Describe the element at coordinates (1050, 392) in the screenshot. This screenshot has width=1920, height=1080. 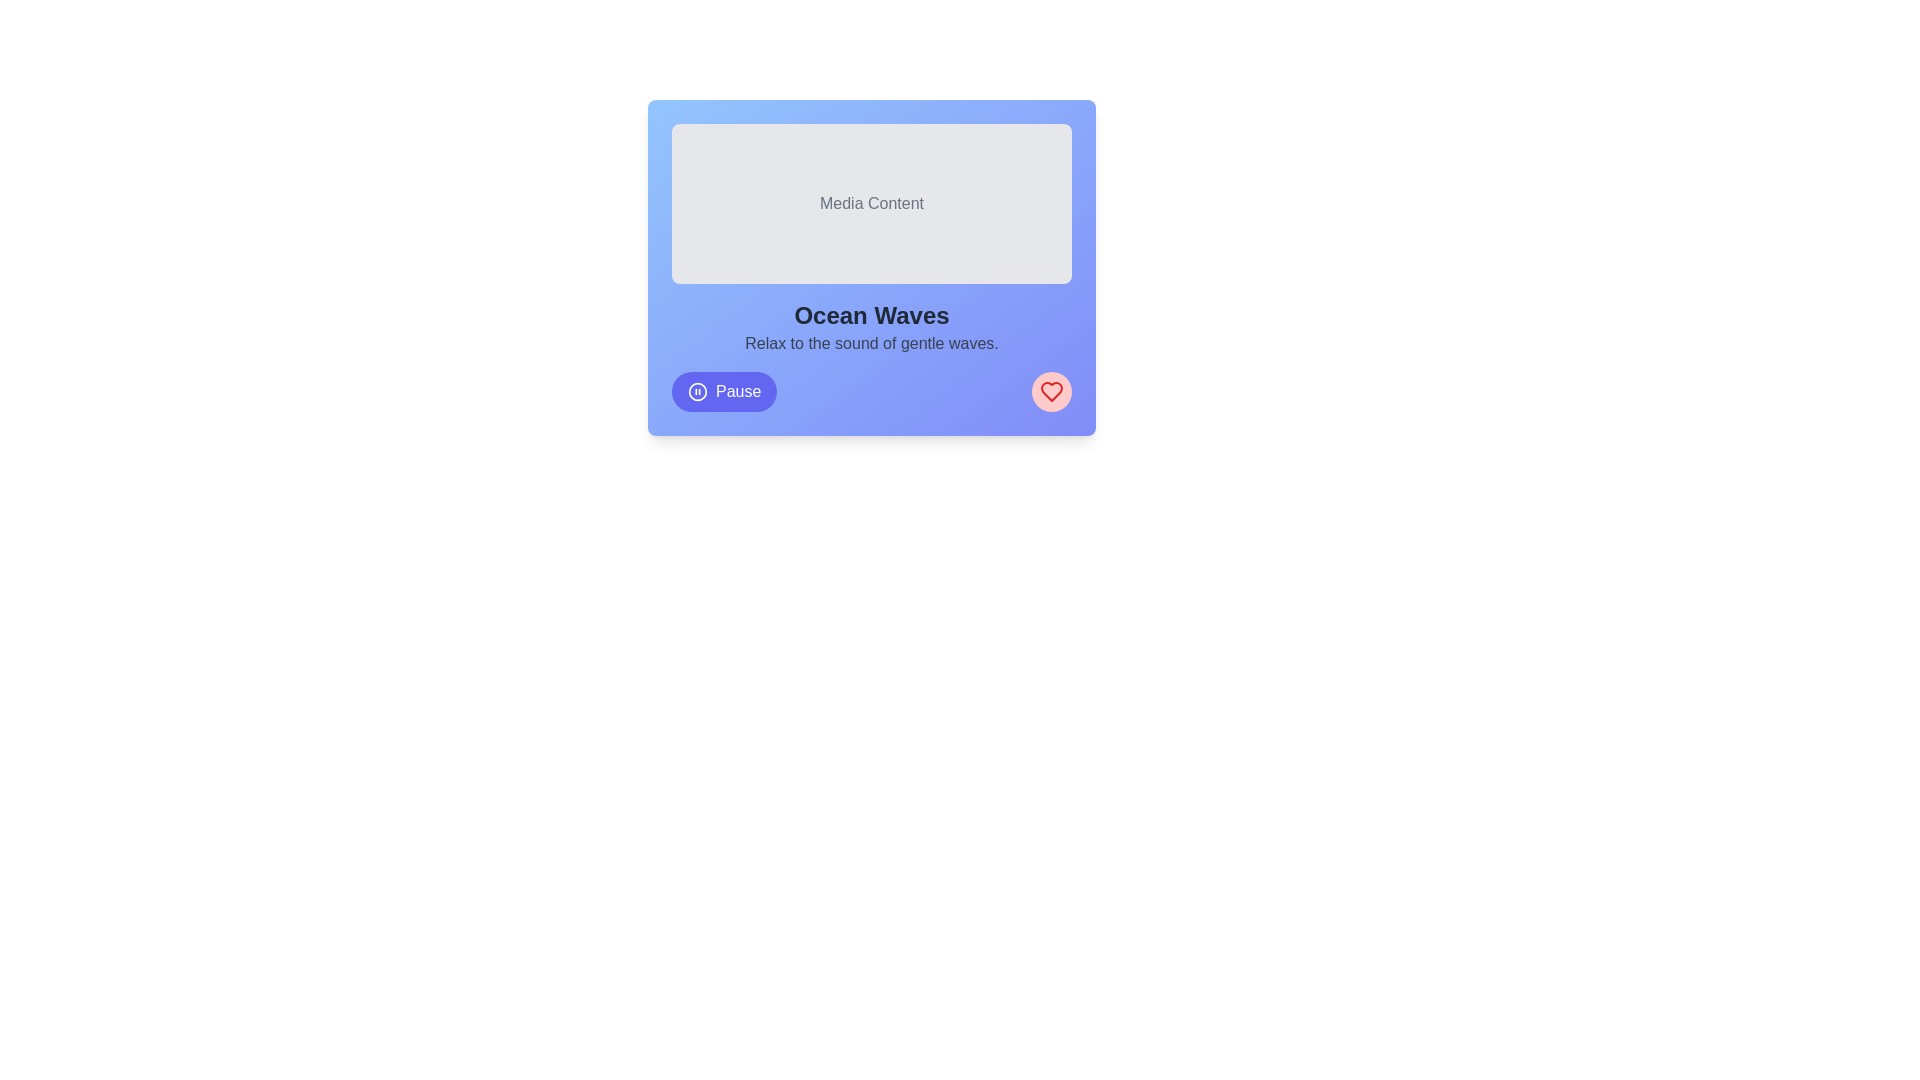
I see `the heart icon, which is a filled gradient red heart shape located in the bottom-right area of the card interface` at that location.